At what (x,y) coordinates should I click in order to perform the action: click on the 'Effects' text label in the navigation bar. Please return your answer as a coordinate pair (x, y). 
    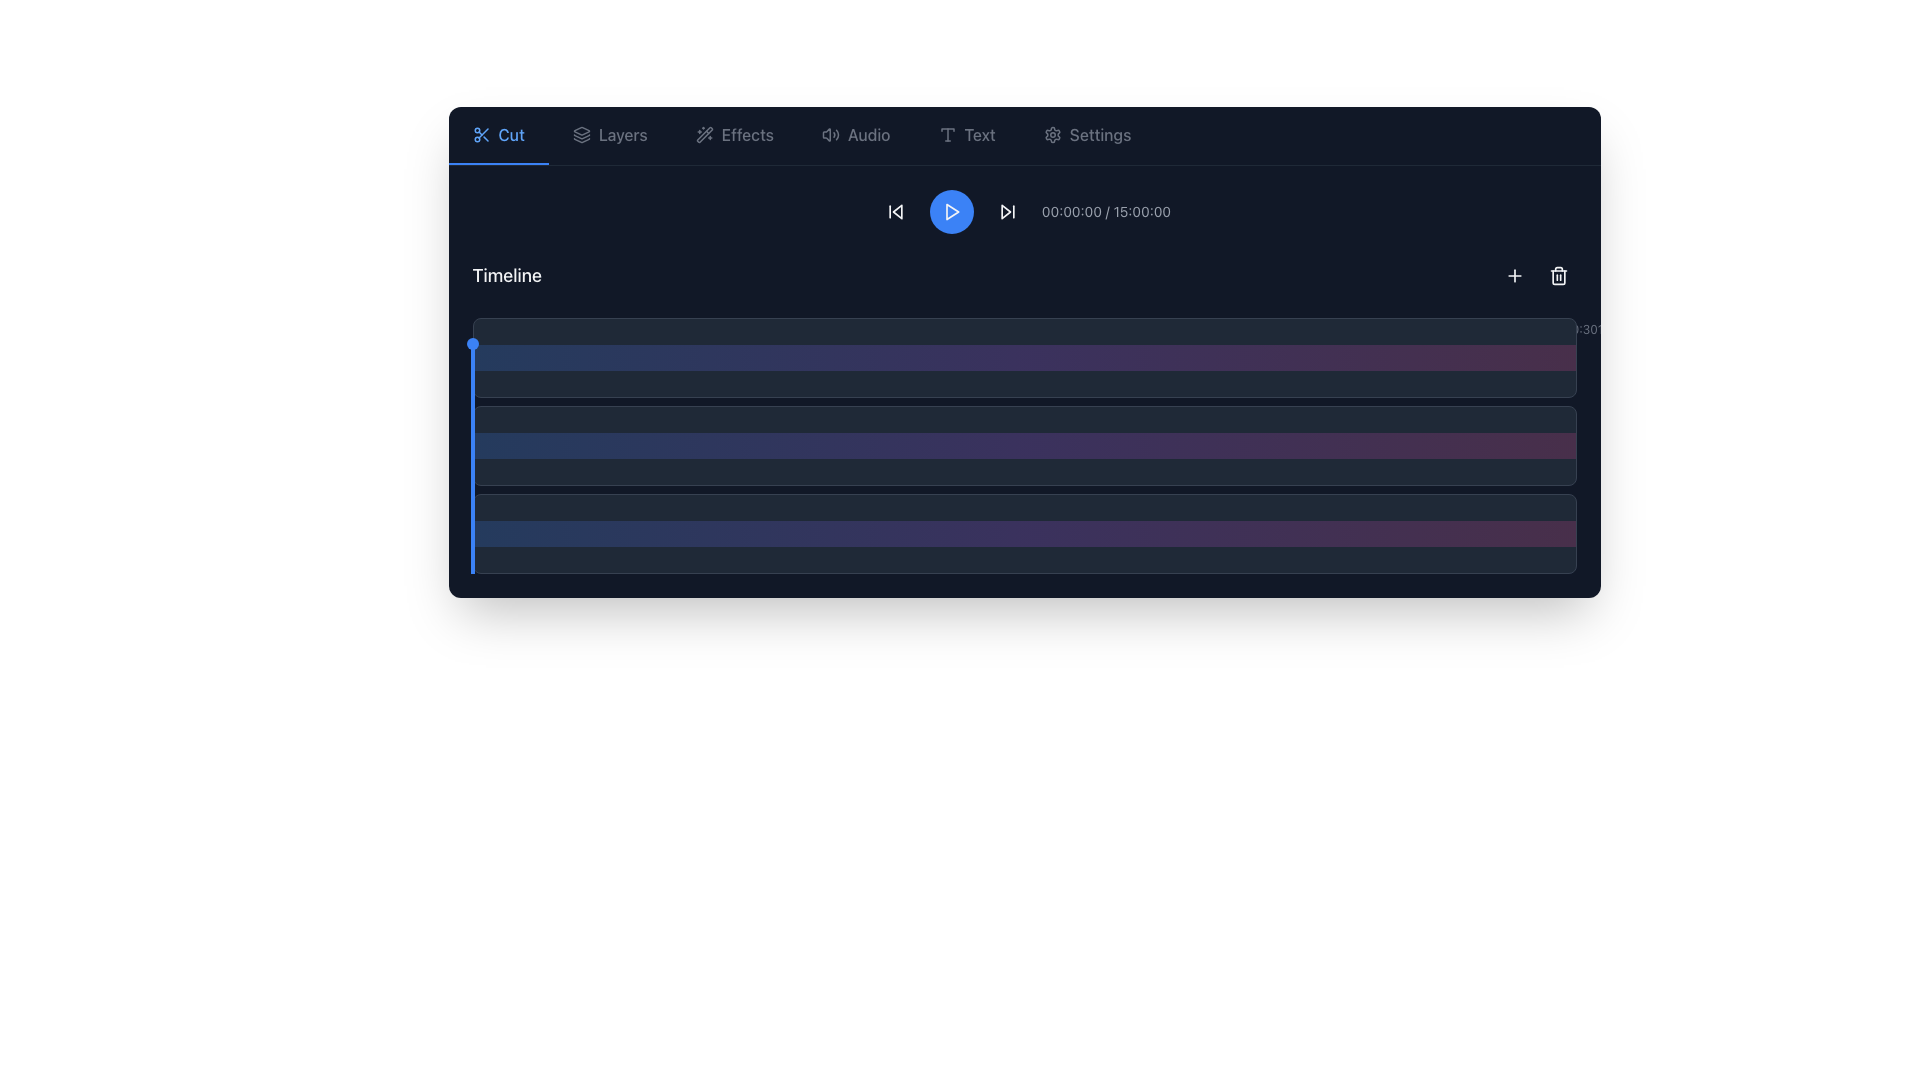
    Looking at the image, I should click on (746, 135).